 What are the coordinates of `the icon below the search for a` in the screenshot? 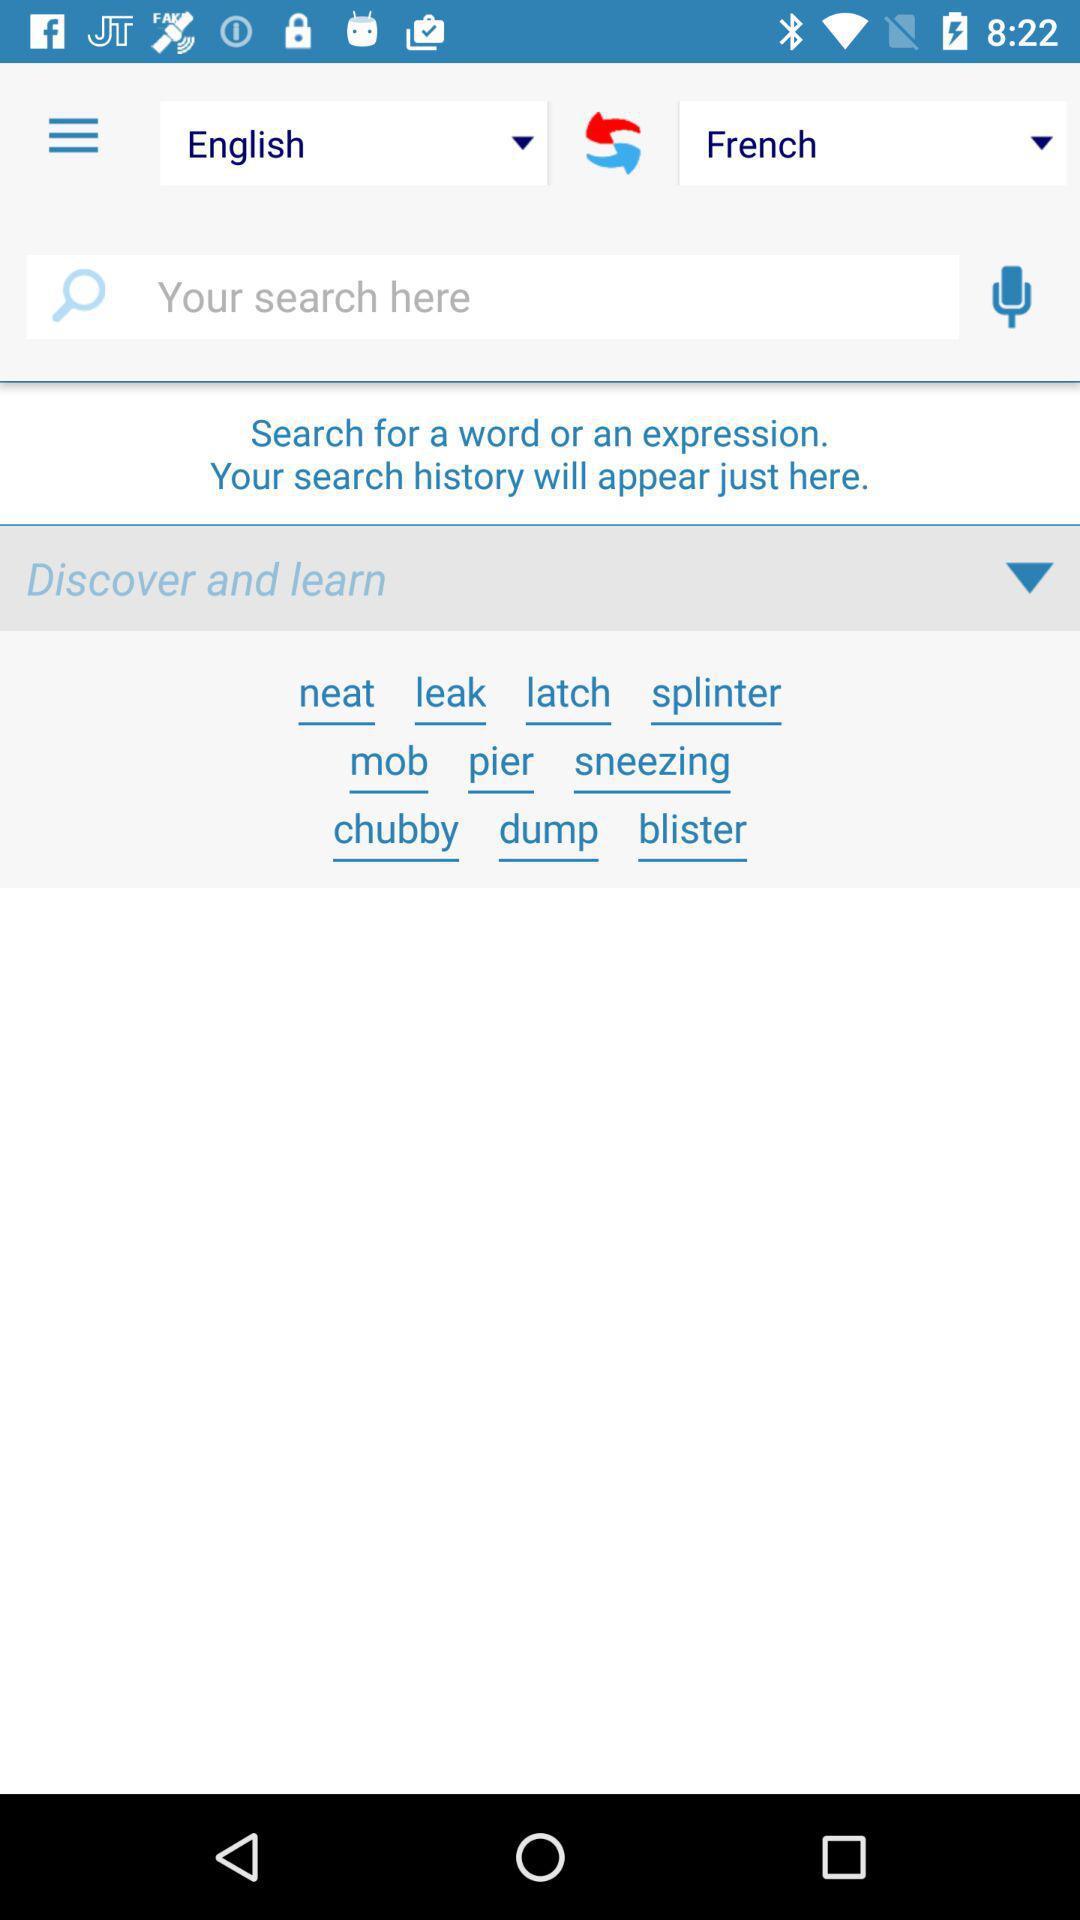 It's located at (1029, 577).